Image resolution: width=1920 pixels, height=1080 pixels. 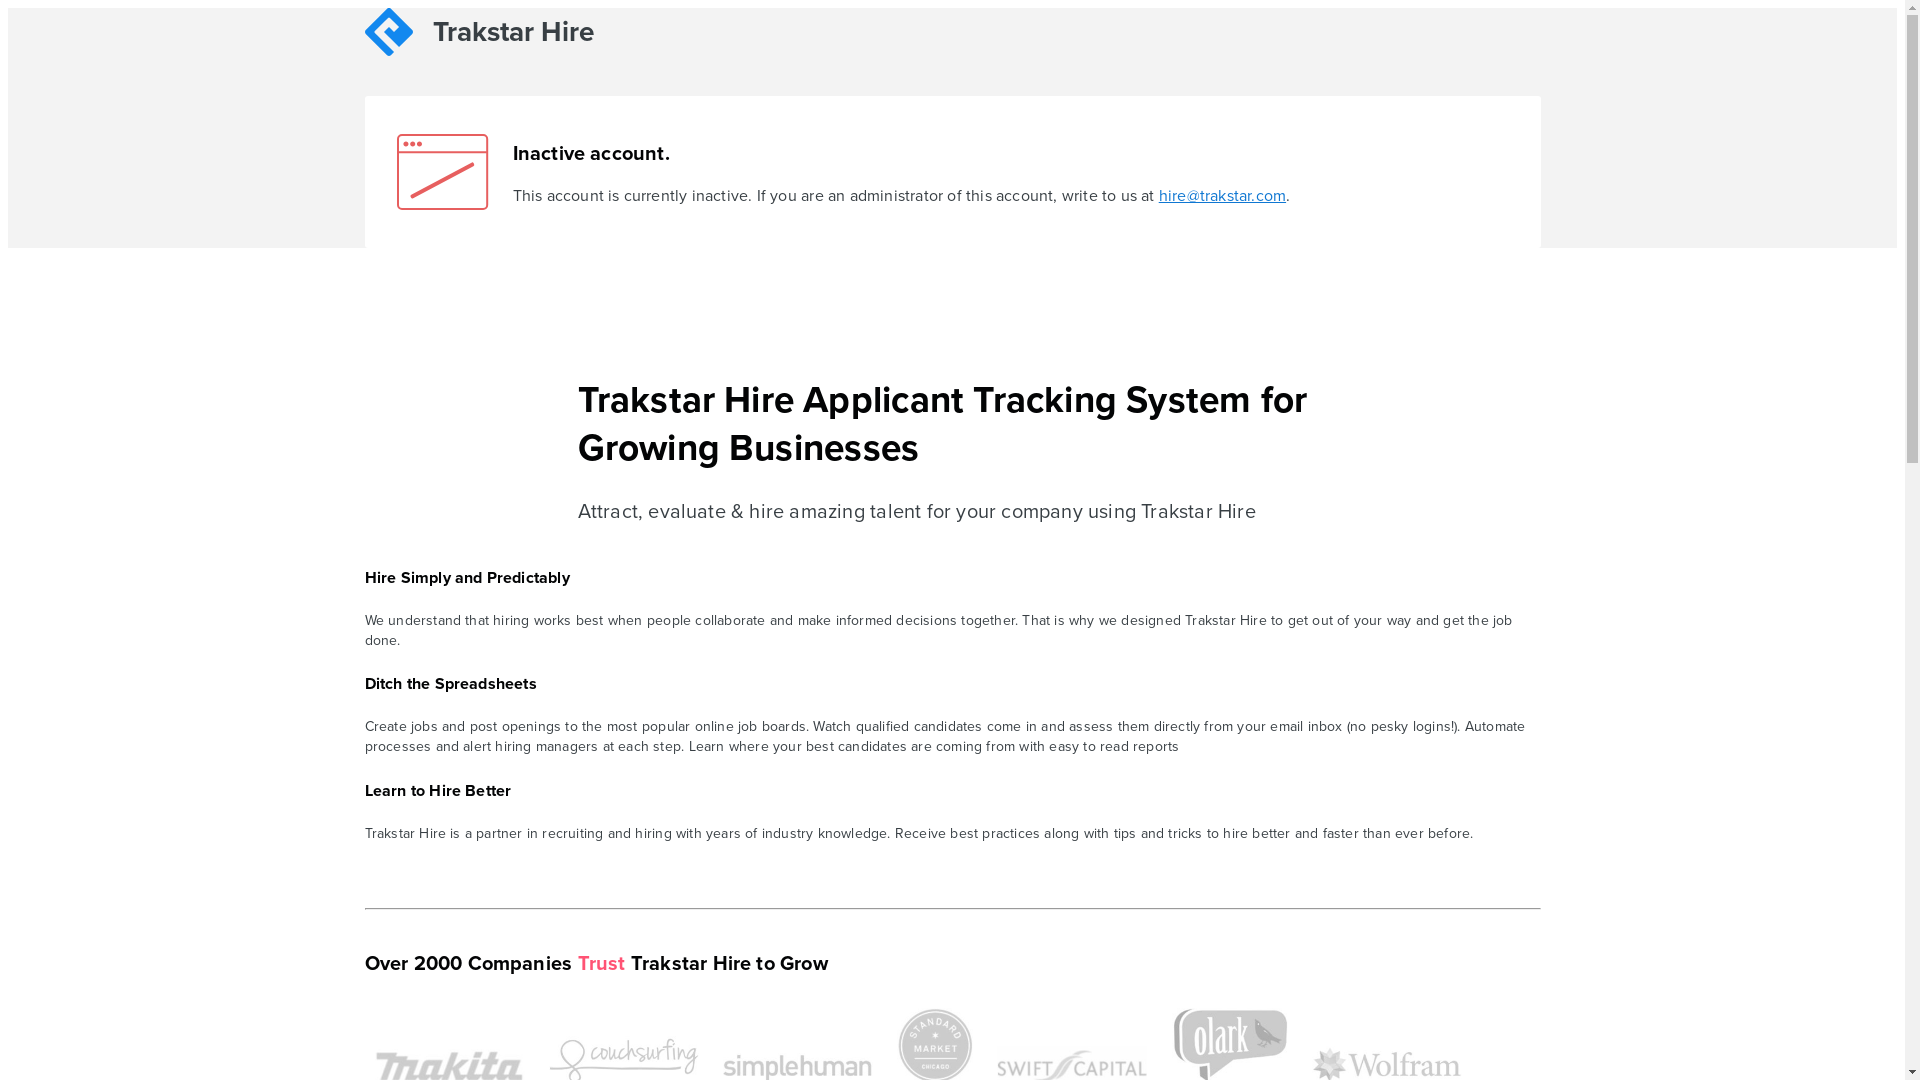 I want to click on 'Trakstar Hire', so click(x=507, y=35).